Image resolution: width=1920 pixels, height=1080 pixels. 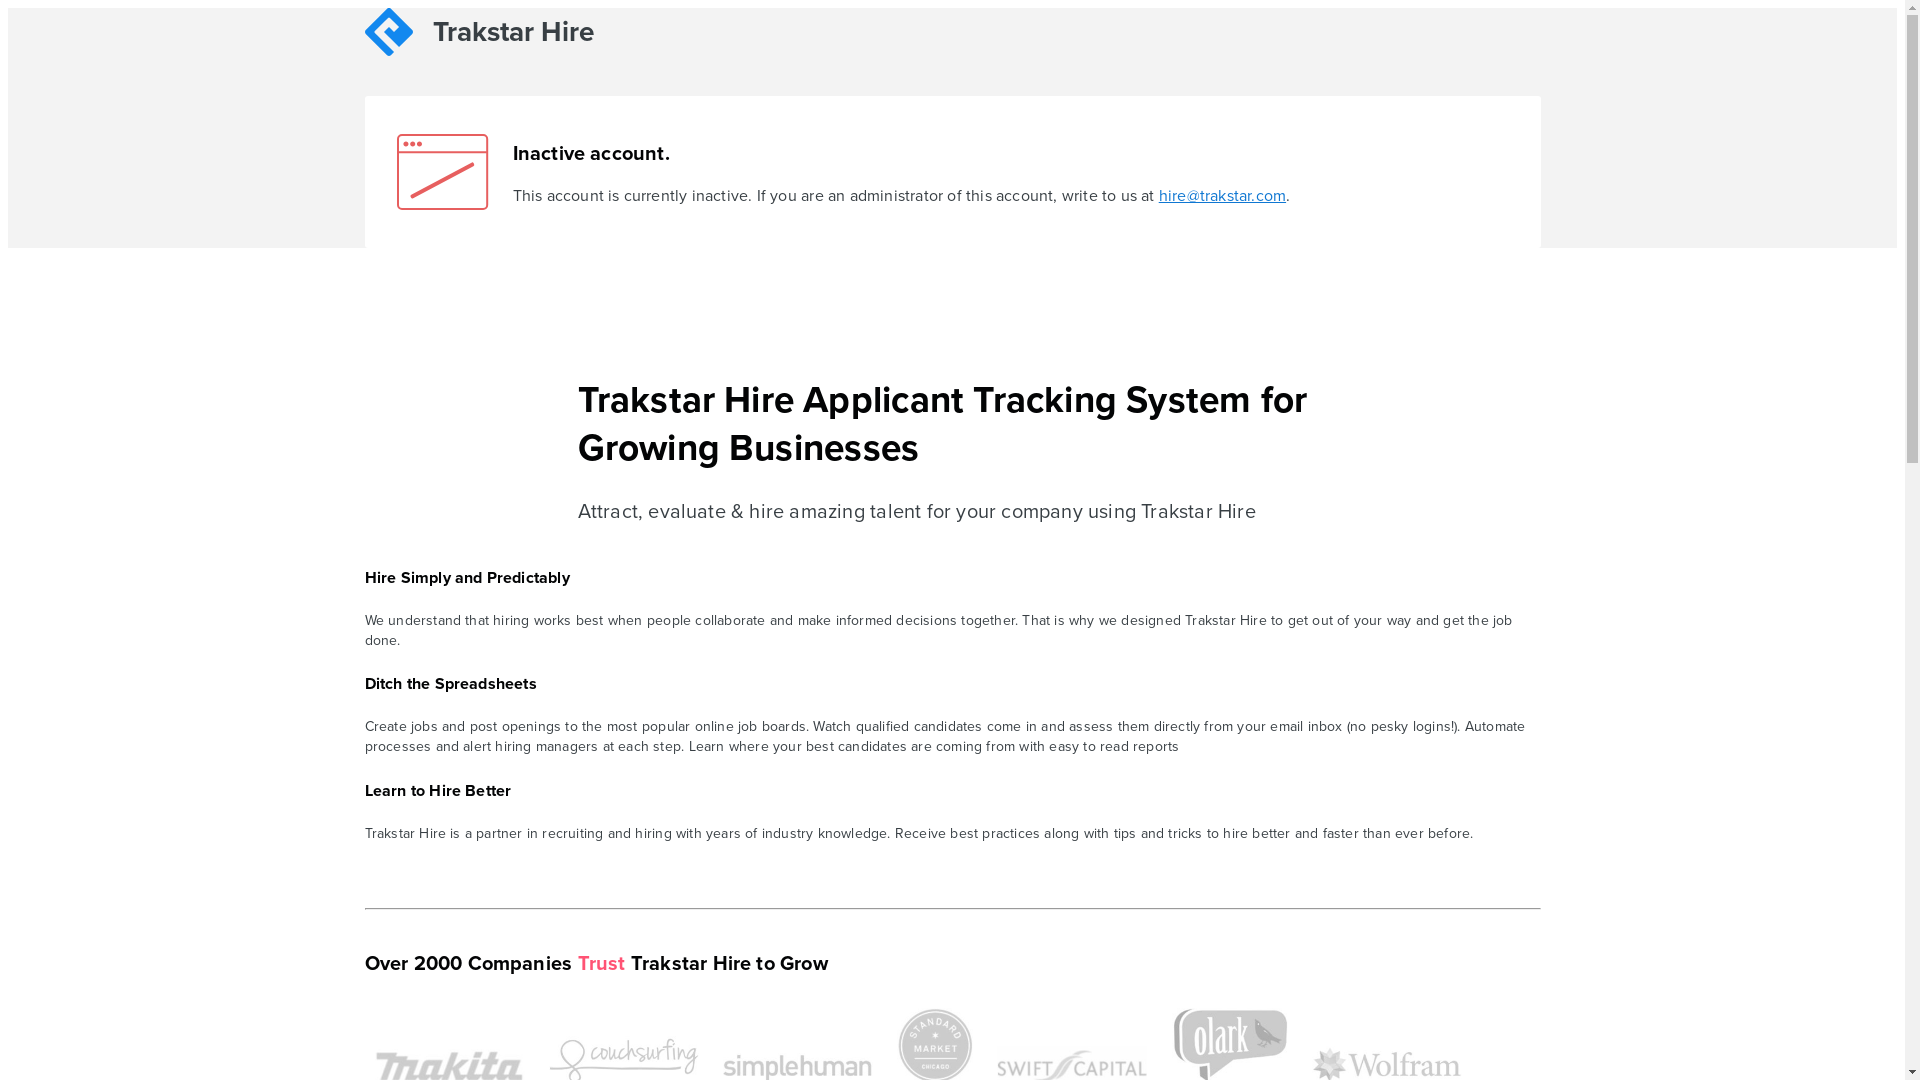 I want to click on 'Trakstar Hire', so click(x=507, y=35).